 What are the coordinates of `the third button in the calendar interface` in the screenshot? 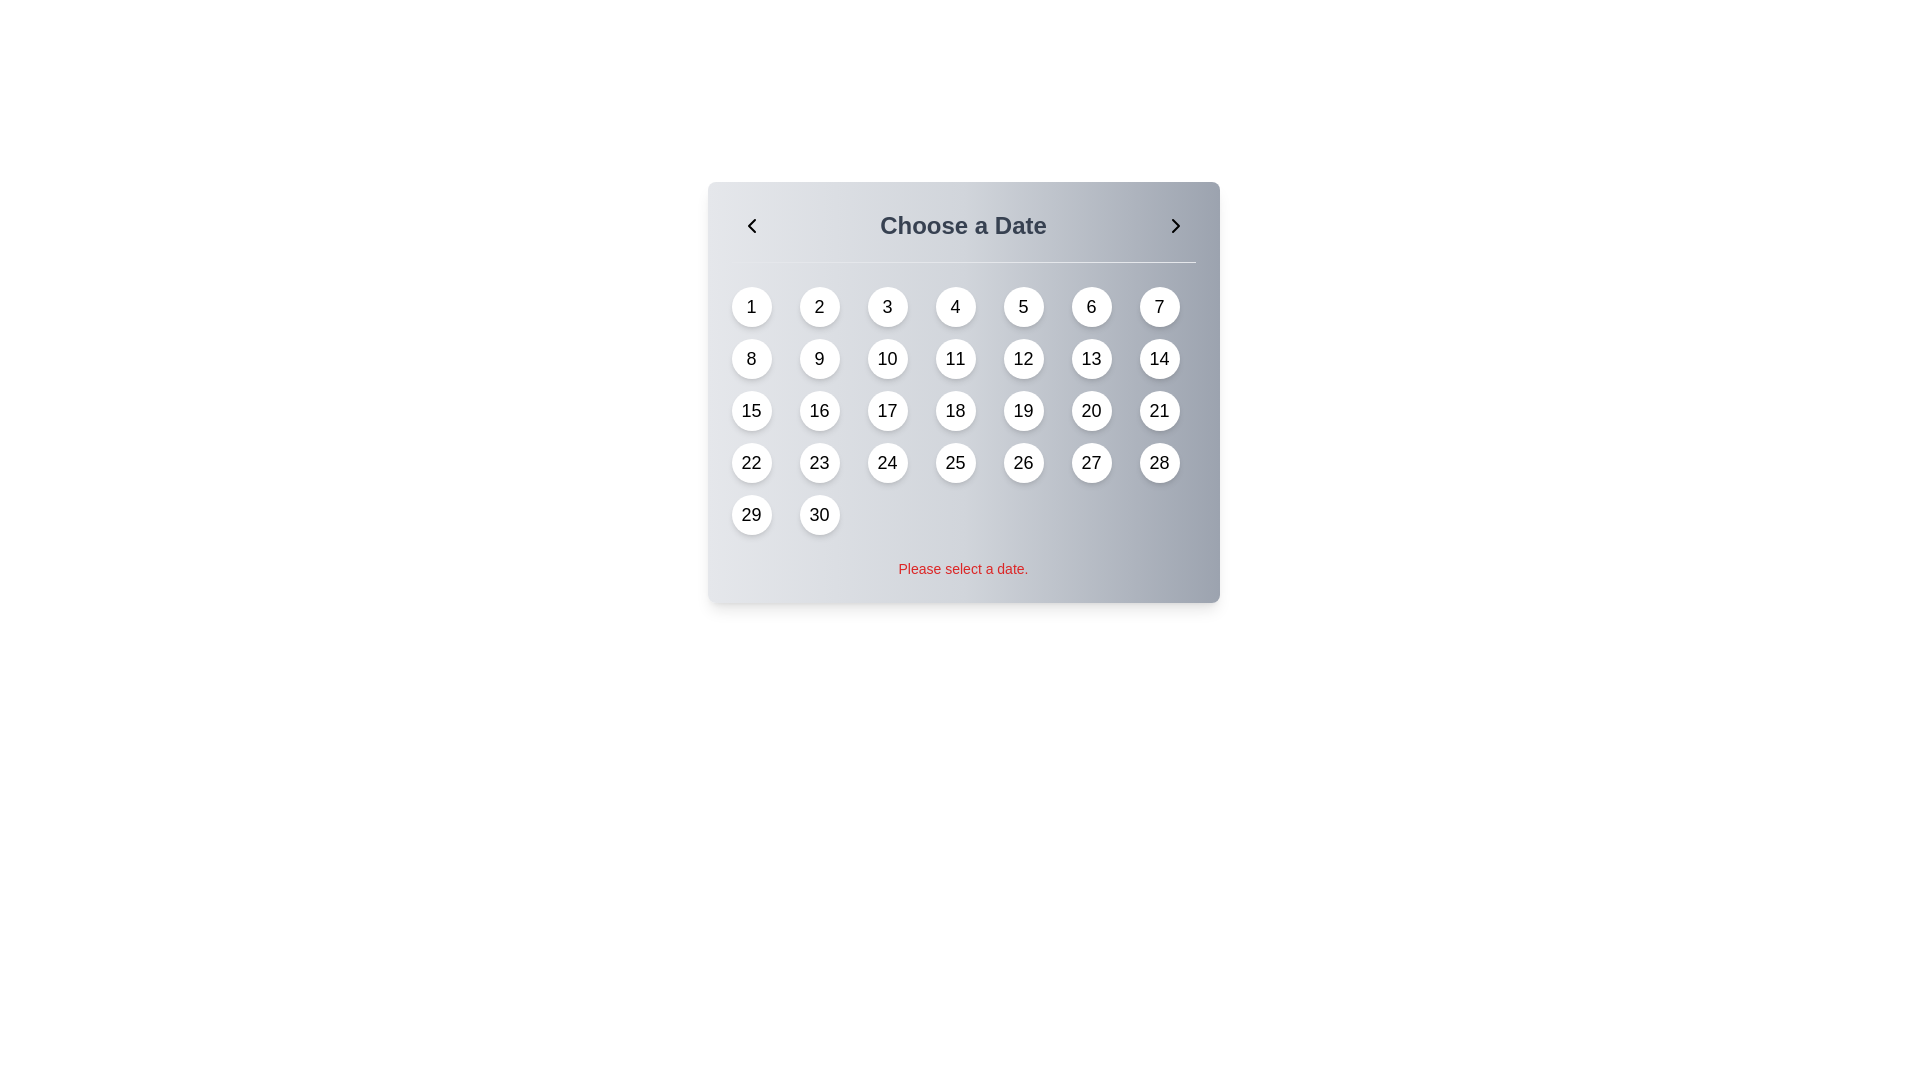 It's located at (886, 307).